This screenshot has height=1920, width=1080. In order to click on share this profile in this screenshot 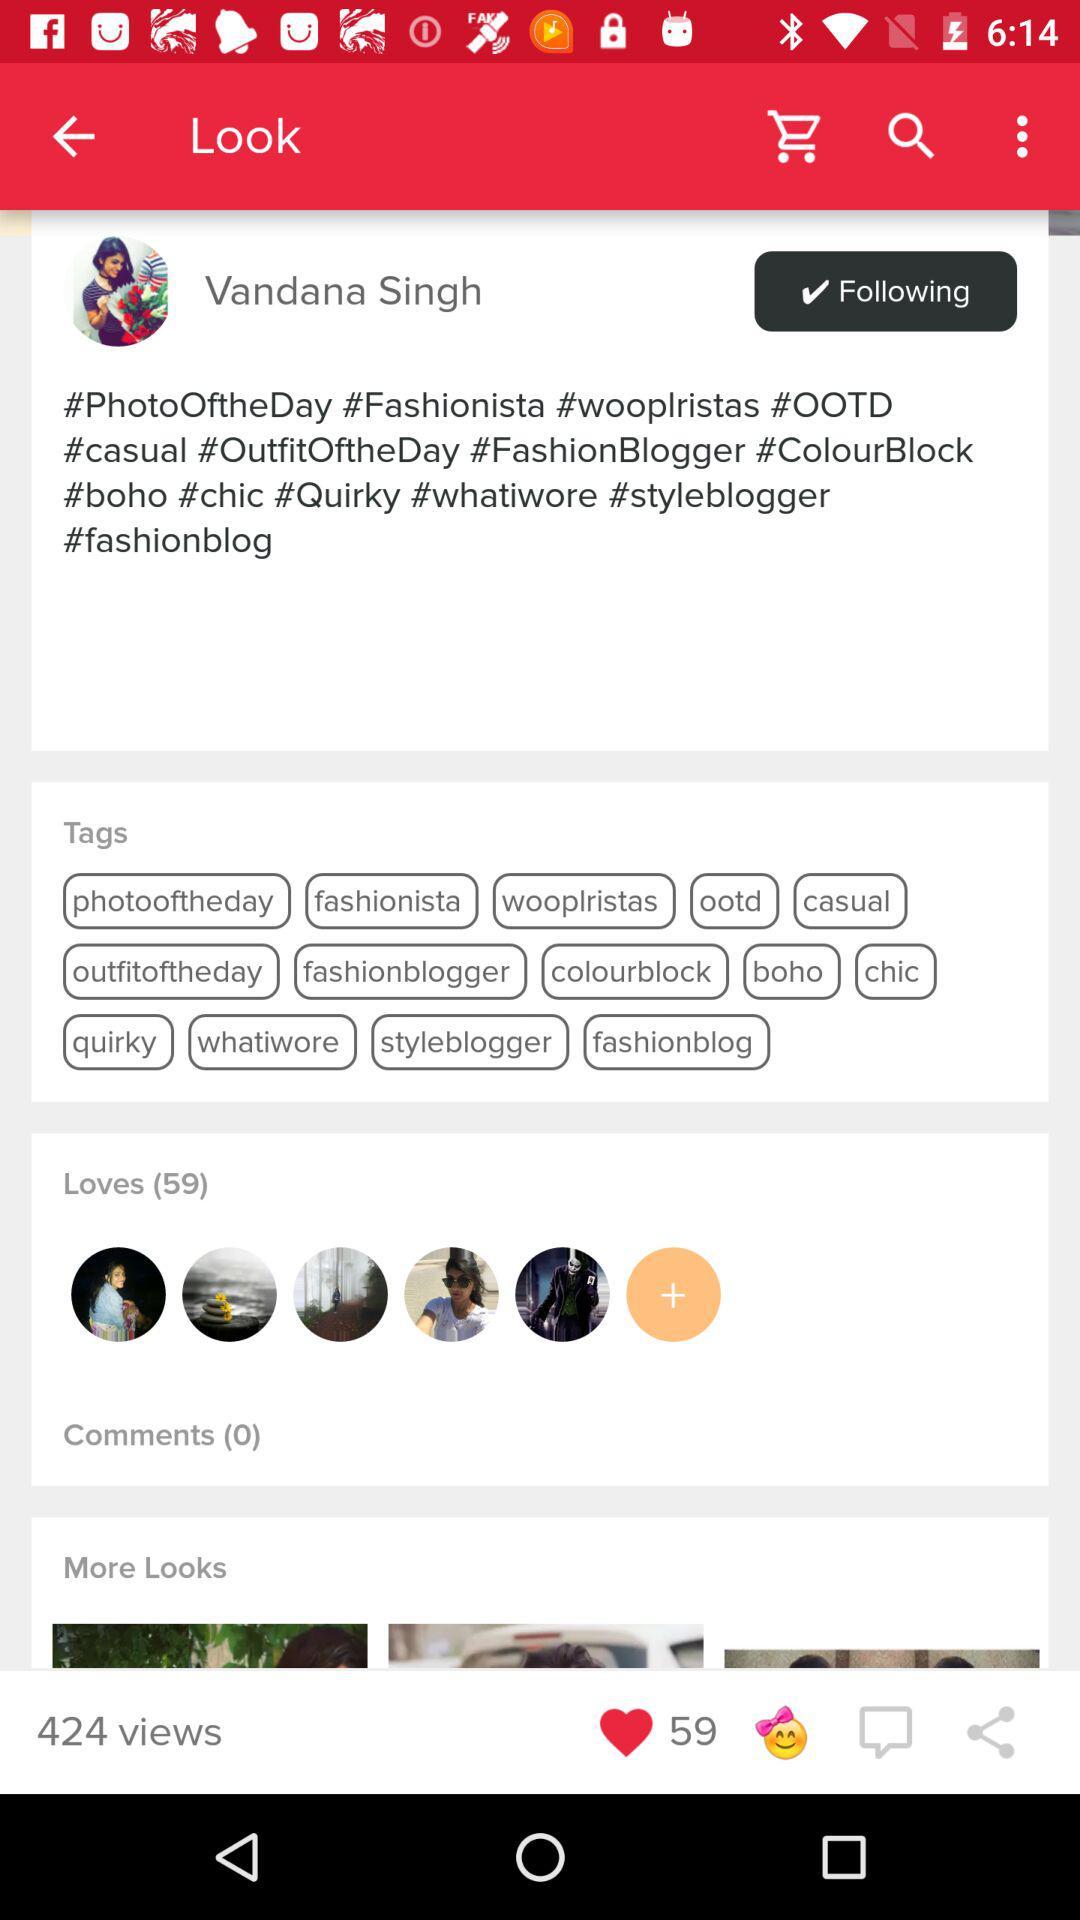, I will do `click(990, 1731)`.